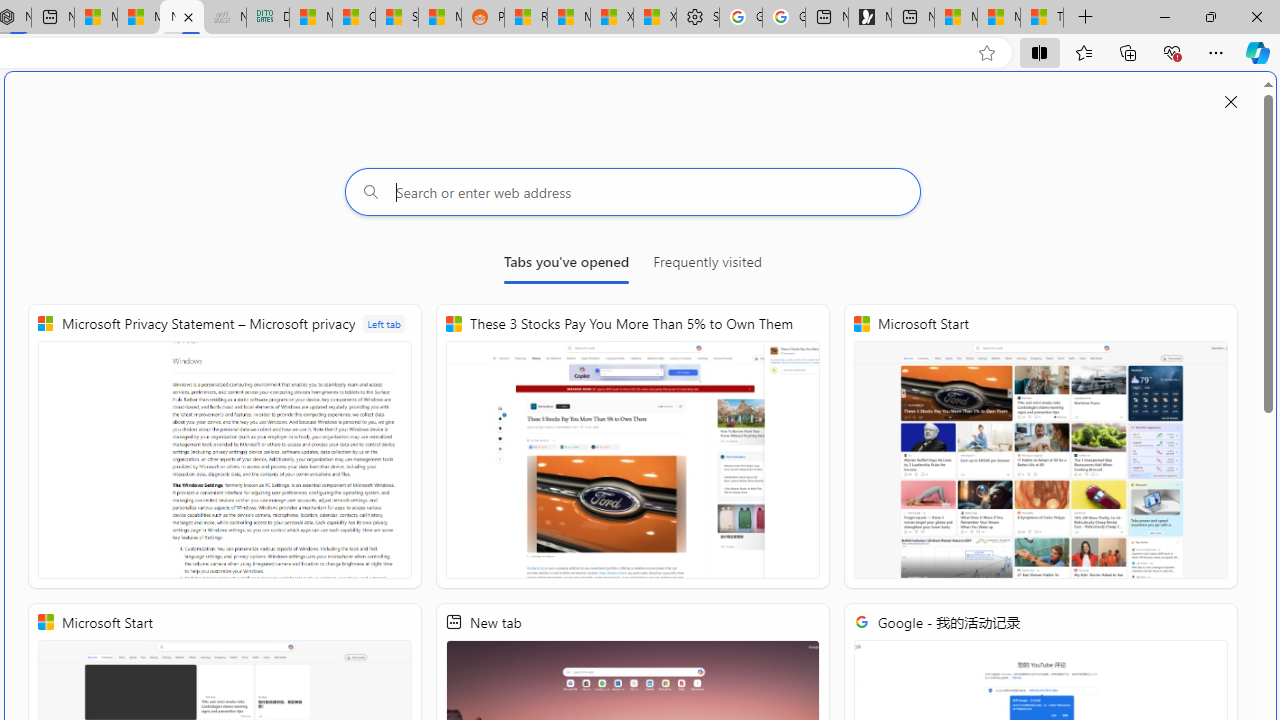 This screenshot has width=1280, height=720. Describe the element at coordinates (397, 17) in the screenshot. I see `'Stocks - MSN'` at that location.